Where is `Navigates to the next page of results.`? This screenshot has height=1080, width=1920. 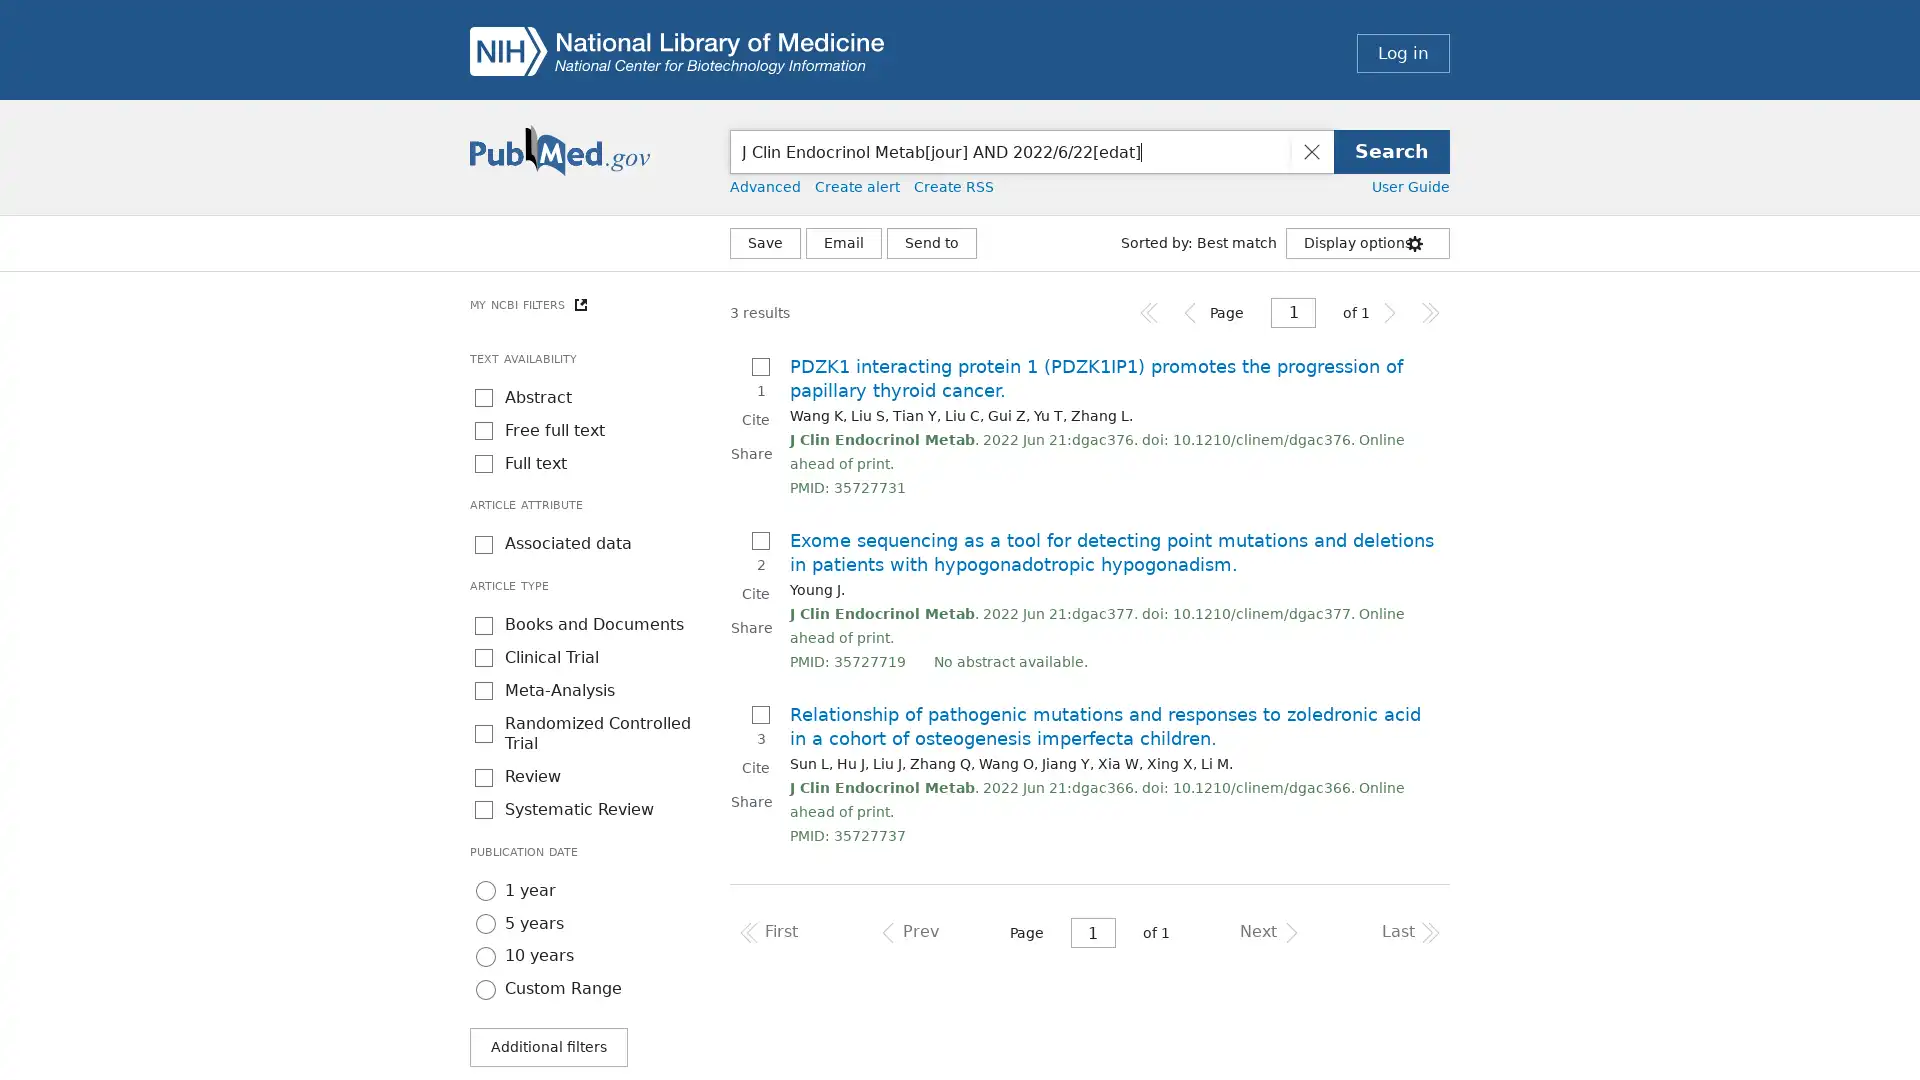 Navigates to the next page of results. is located at coordinates (1266, 933).